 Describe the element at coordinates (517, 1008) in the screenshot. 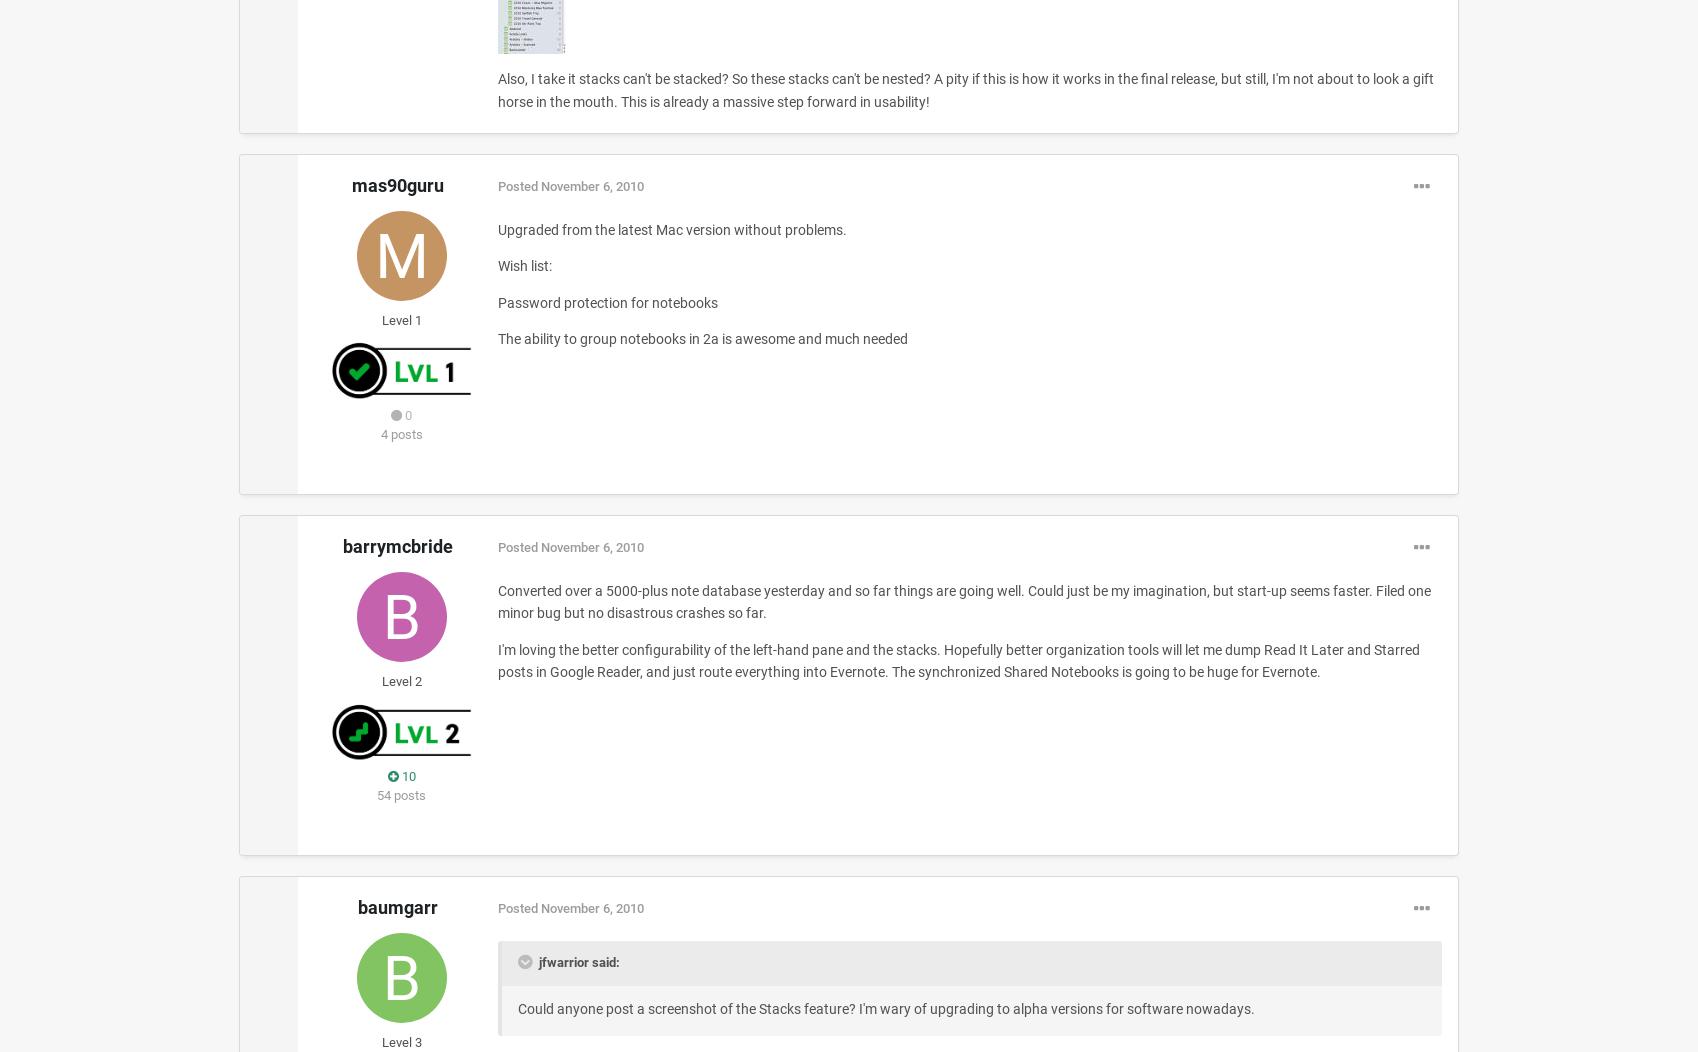

I see `'Could anyone post a screenshot of the Stacks feature? I'm wary of upgrading to alpha versions for software nowadays.'` at that location.